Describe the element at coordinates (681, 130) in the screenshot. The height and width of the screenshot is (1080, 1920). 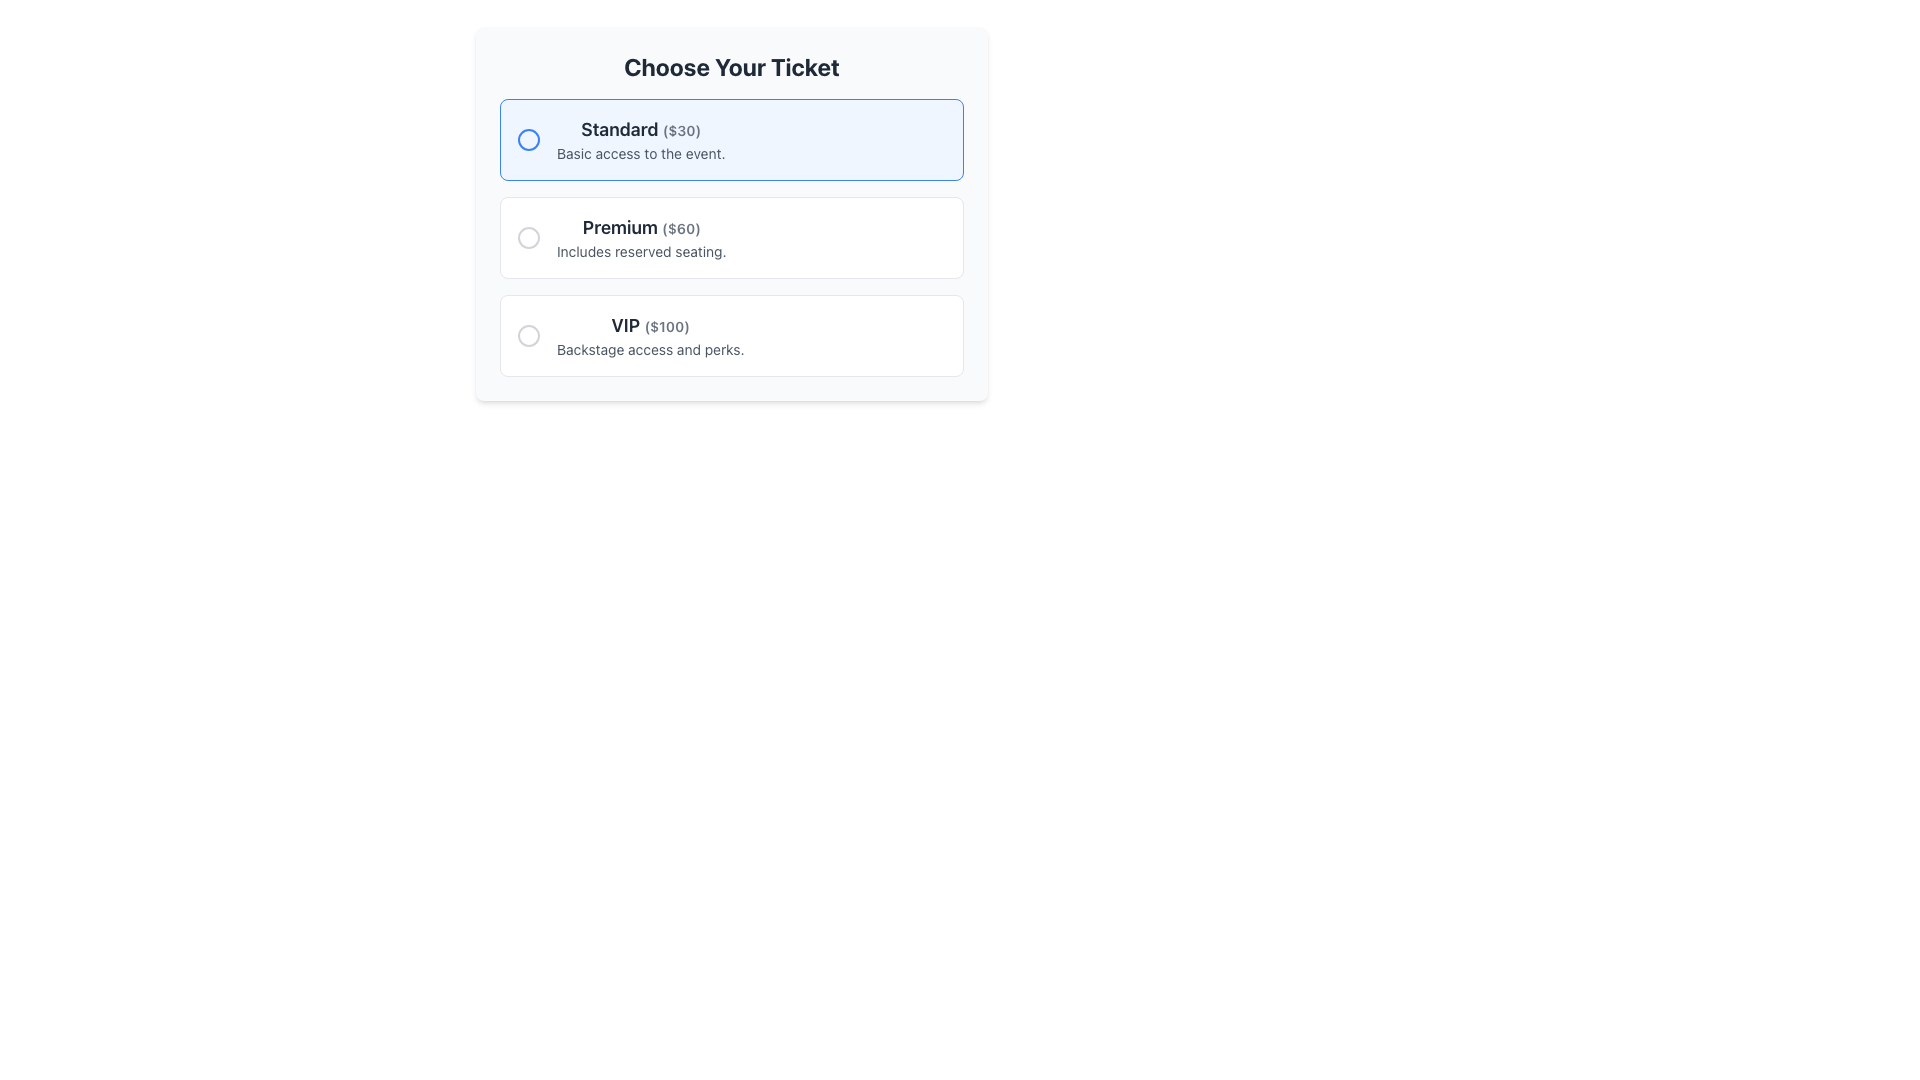
I see `text label displaying '($30)' located to the right of the 'Standard' text in the ticket selection interface` at that location.